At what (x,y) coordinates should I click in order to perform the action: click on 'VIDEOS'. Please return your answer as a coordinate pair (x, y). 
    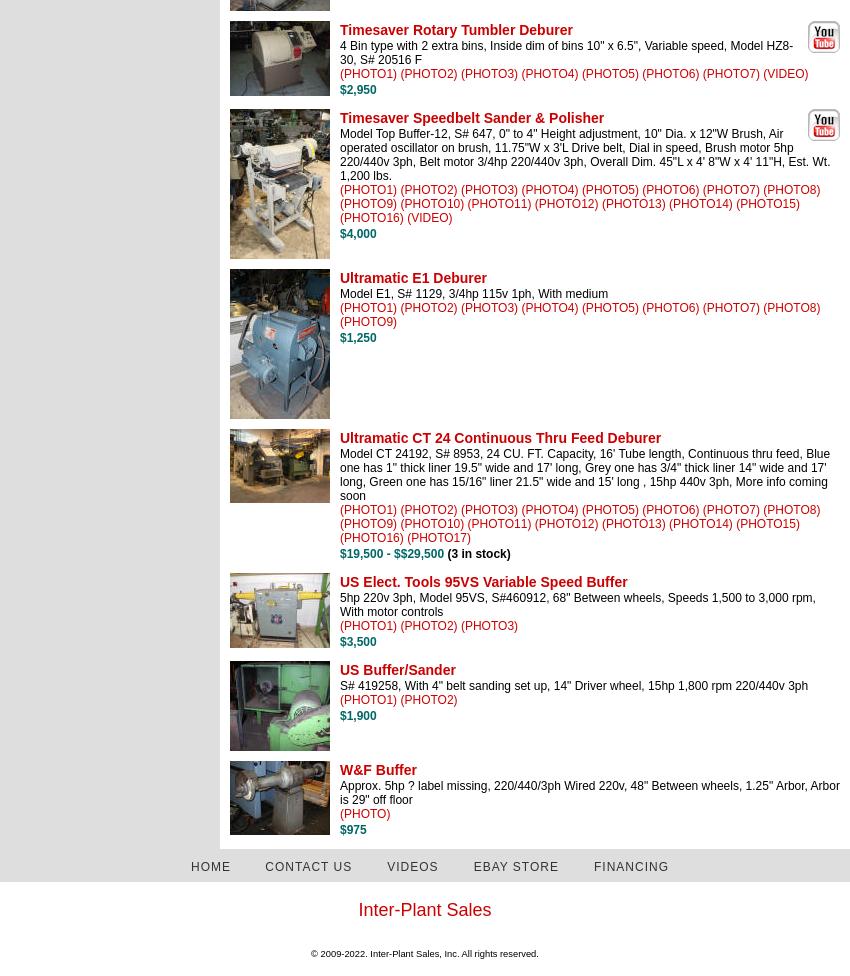
    Looking at the image, I should click on (412, 865).